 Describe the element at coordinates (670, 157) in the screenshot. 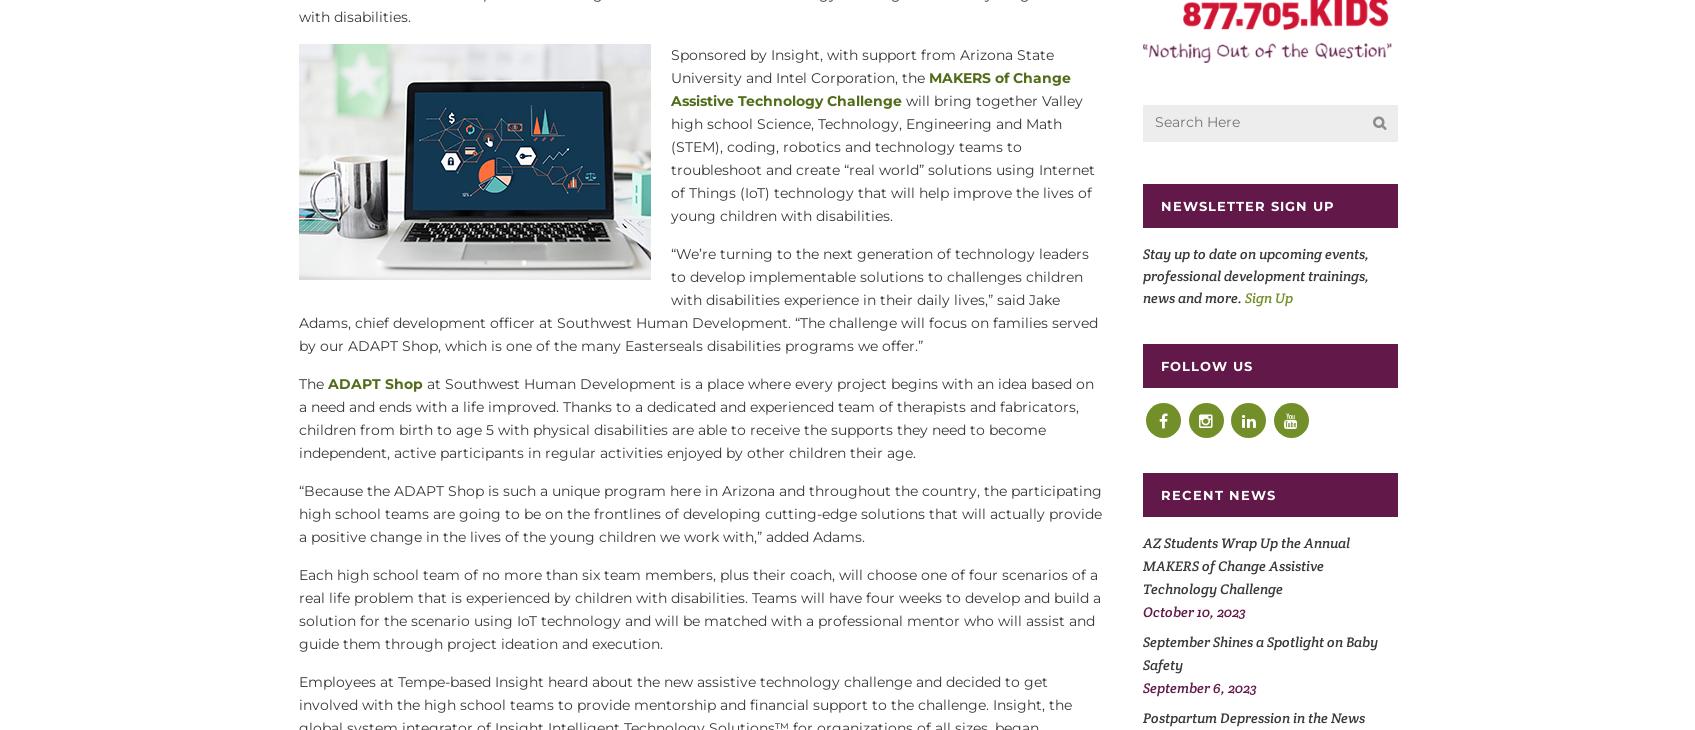

I see `'will bring together Valley high school Science, Technology, Engineering and Math (STEM), coding, robotics and technology teams to troubleshoot and create “real world” solutions using Internet of Things (IoT) technology that will help improve the lives of young children with disabilities.'` at that location.